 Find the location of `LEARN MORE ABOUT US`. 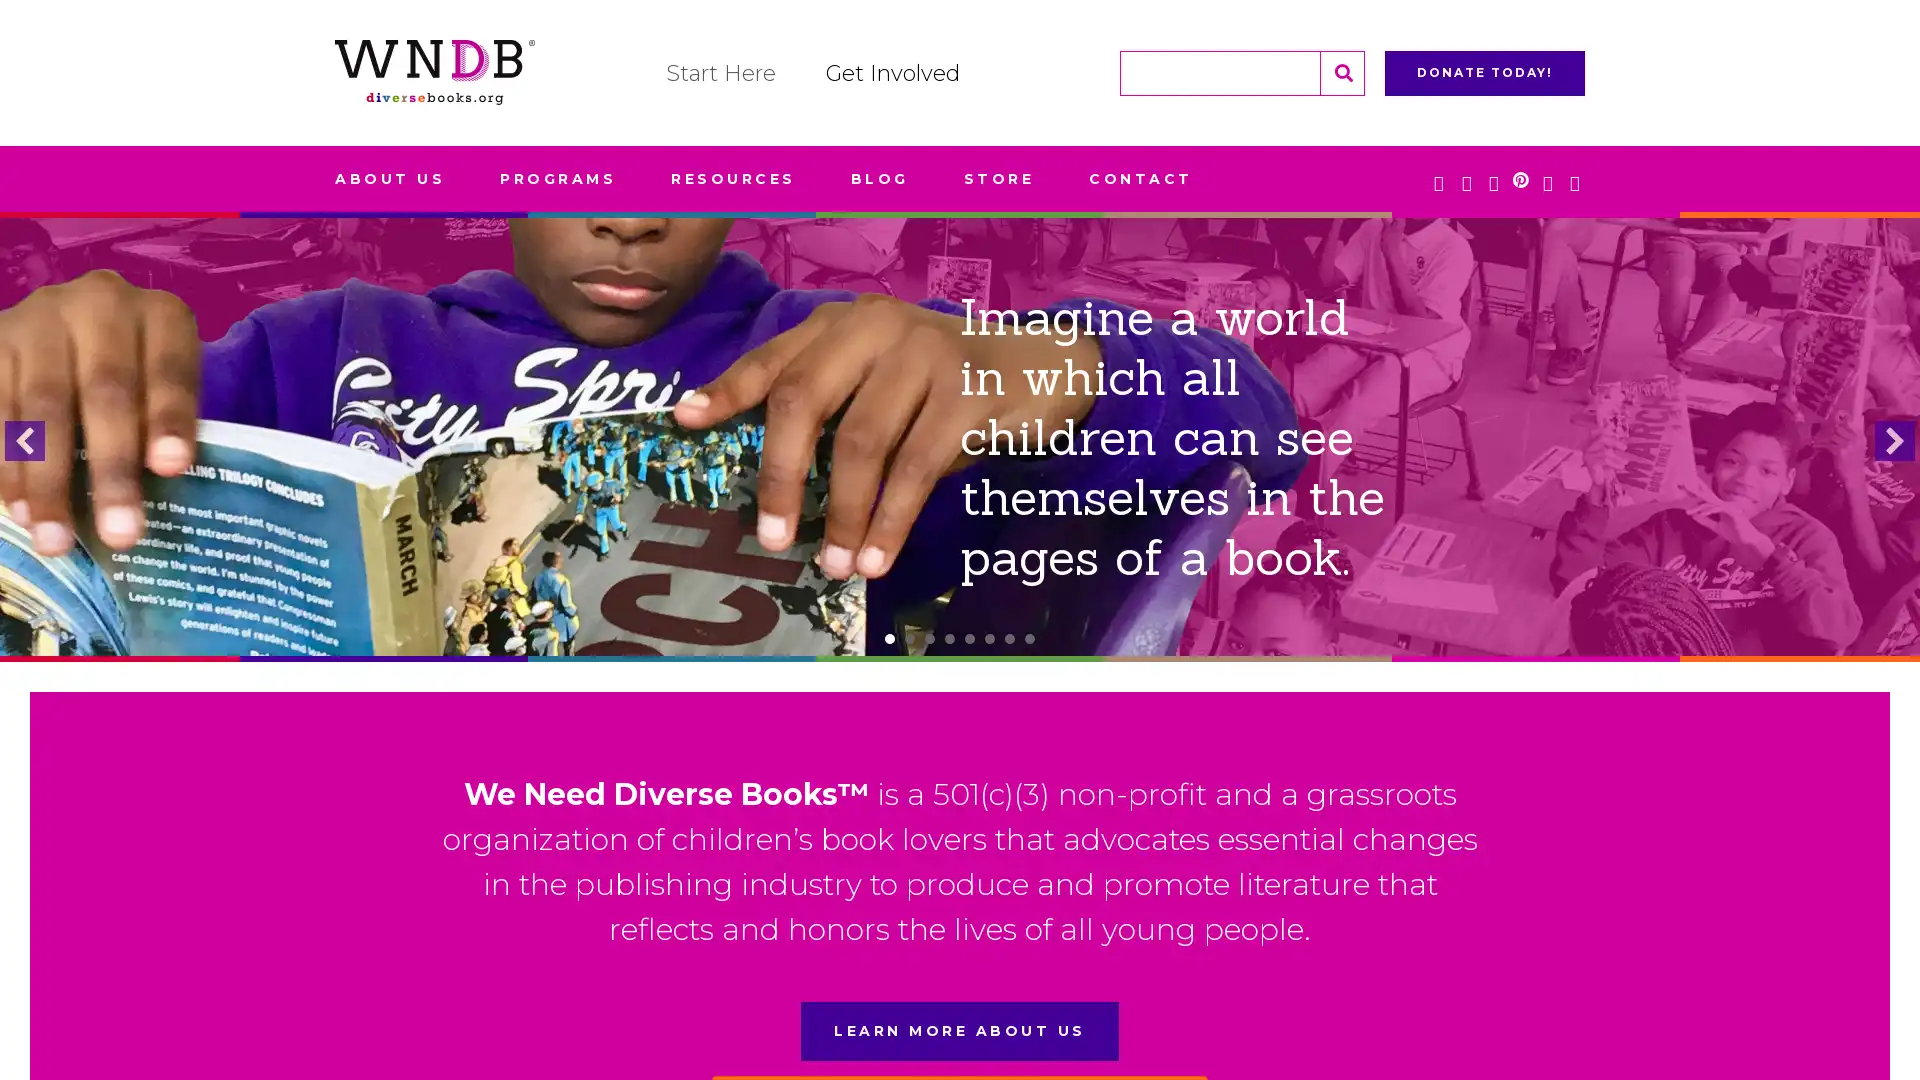

LEARN MORE ABOUT US is located at coordinates (958, 1031).